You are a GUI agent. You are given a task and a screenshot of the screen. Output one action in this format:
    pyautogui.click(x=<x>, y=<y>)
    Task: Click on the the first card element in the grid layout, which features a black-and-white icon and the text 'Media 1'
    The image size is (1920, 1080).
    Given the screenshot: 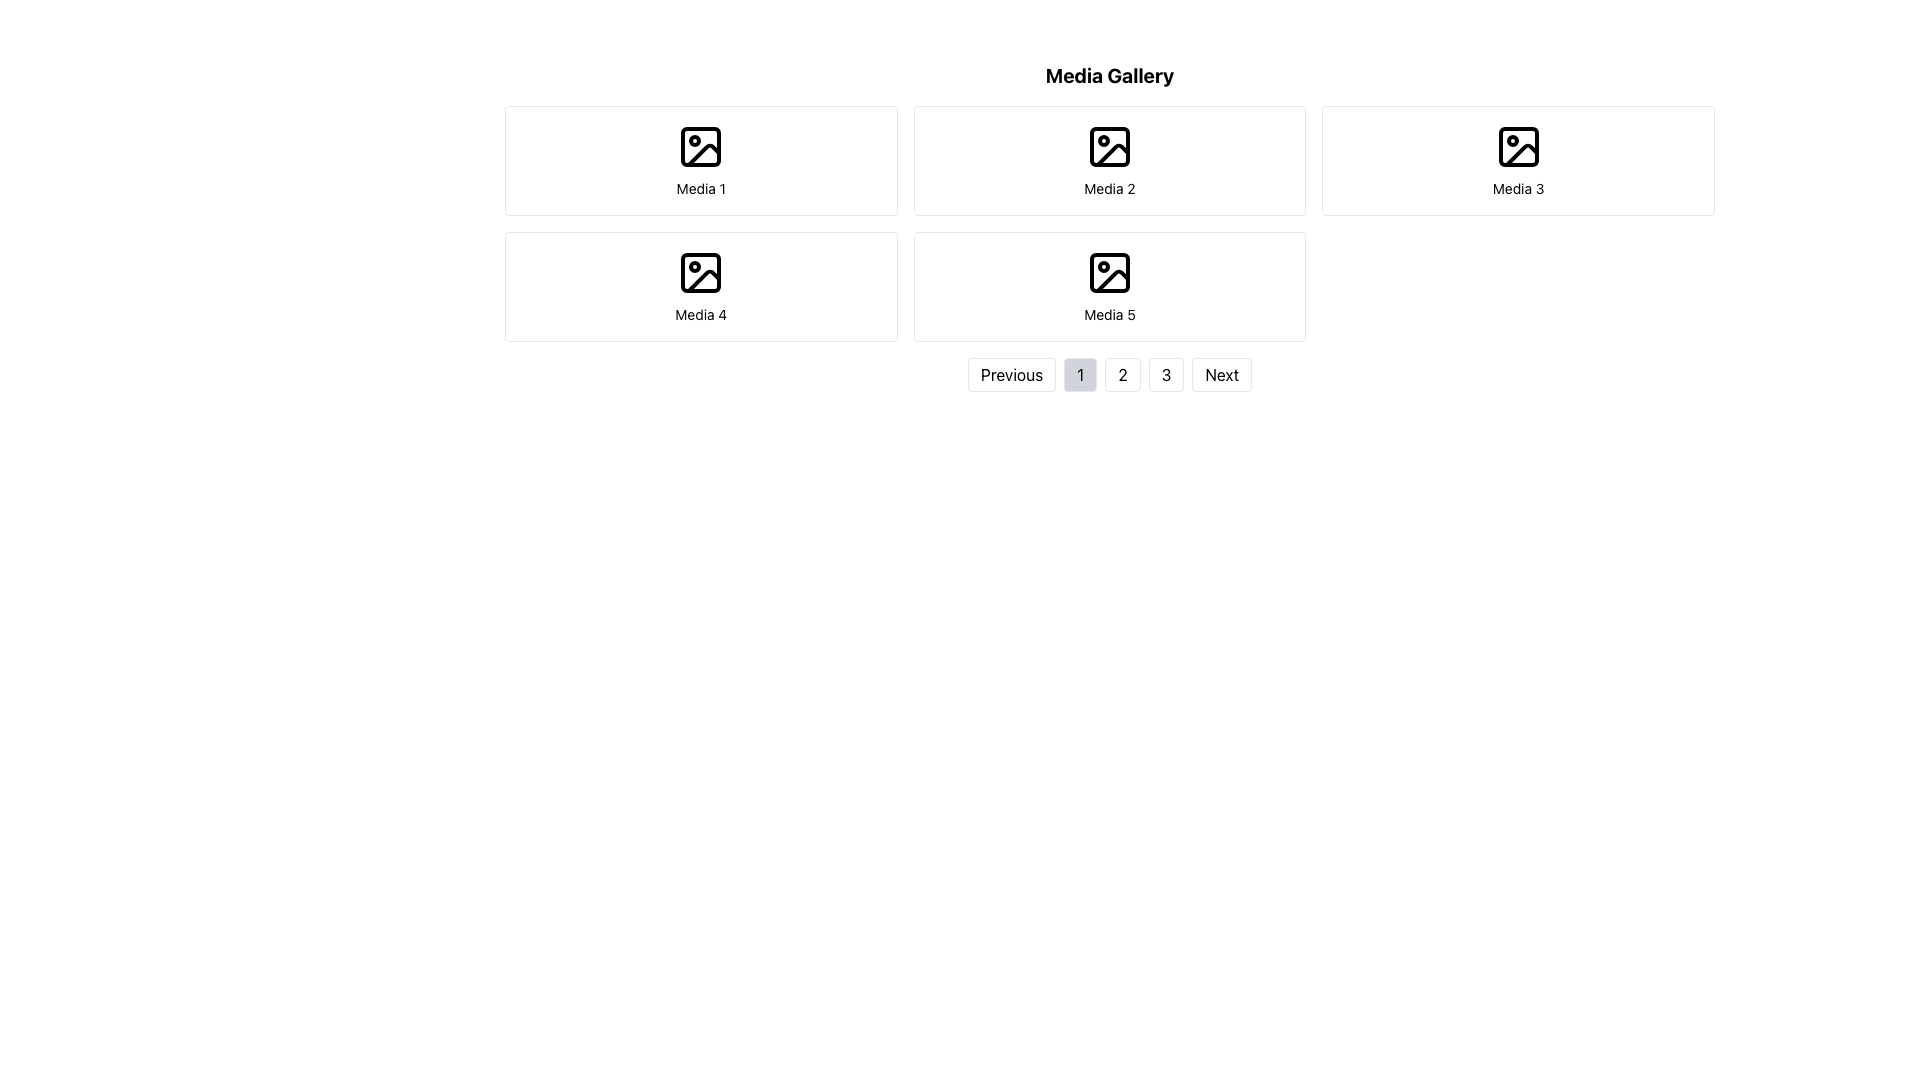 What is the action you would take?
    pyautogui.click(x=701, y=160)
    